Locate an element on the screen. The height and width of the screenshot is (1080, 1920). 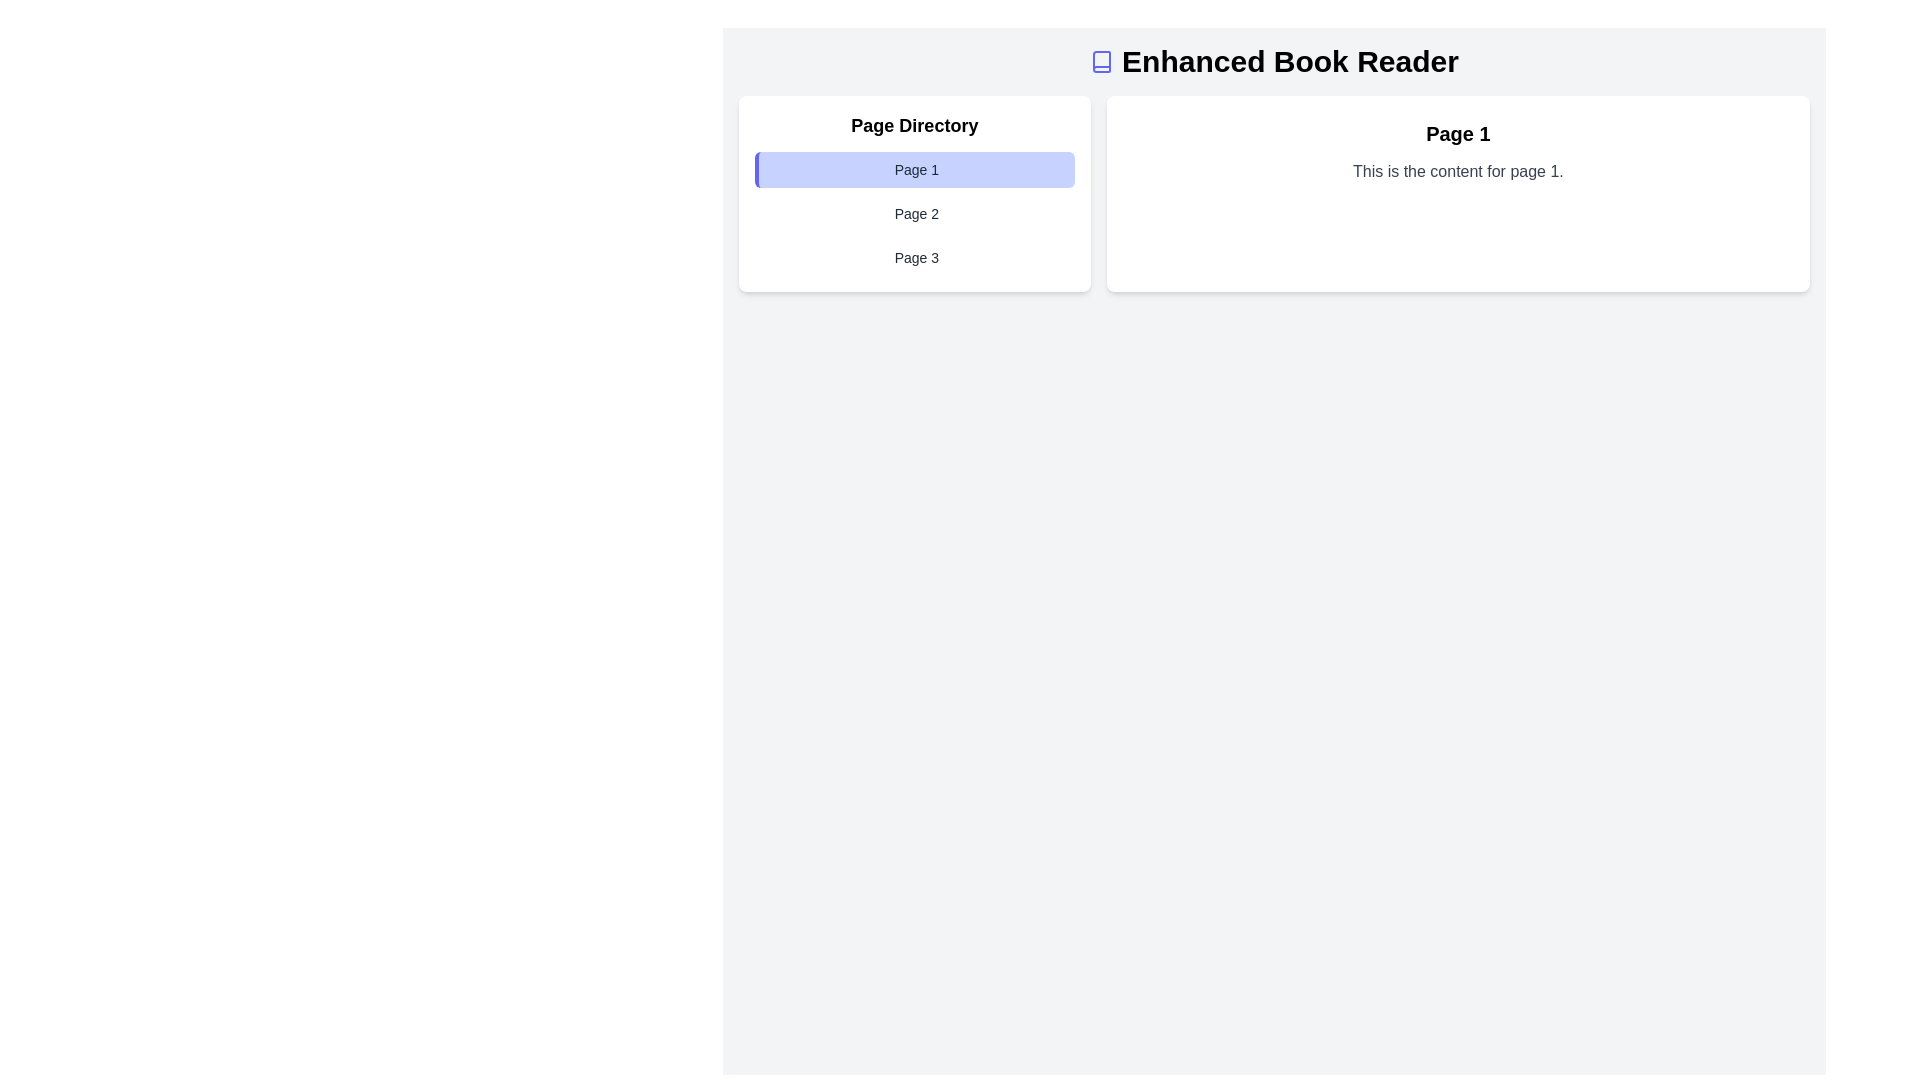
the vector icon representing a book, which is styled with indigo and located near the top-left corner of the header, adjacent to 'Enhanced Book Reader' is located at coordinates (1101, 60).